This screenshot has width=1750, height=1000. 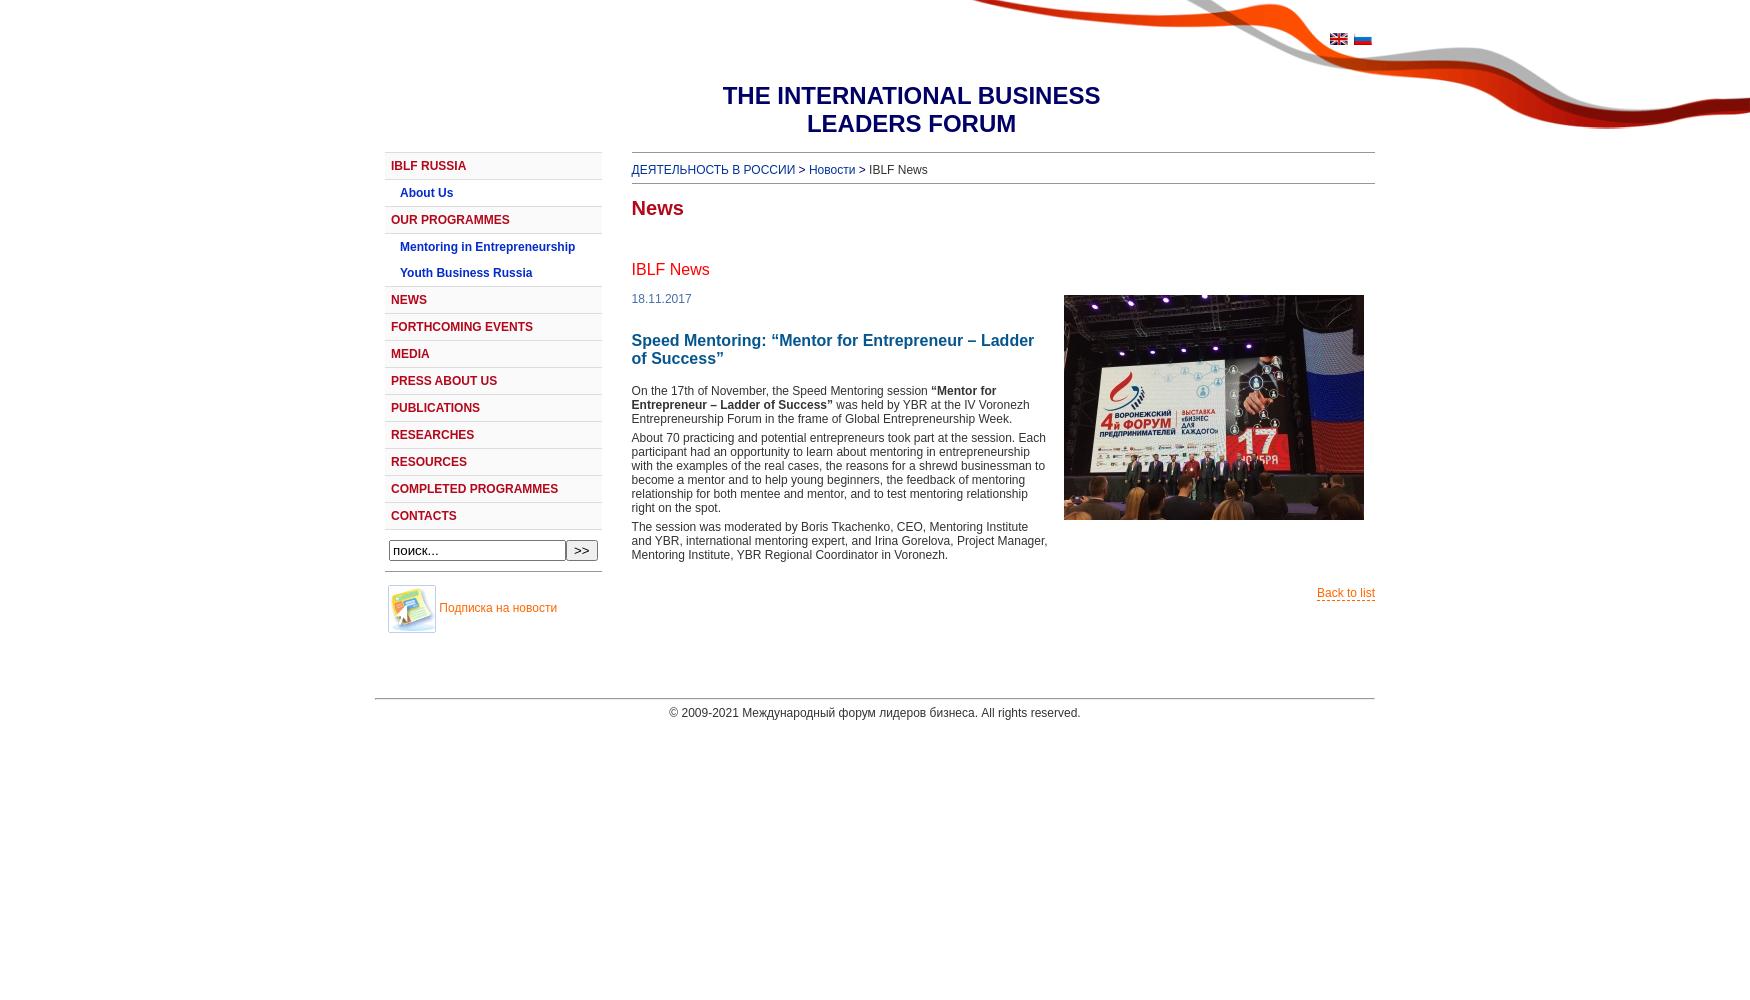 I want to click on 'PRESS ABOUT US', so click(x=389, y=381).